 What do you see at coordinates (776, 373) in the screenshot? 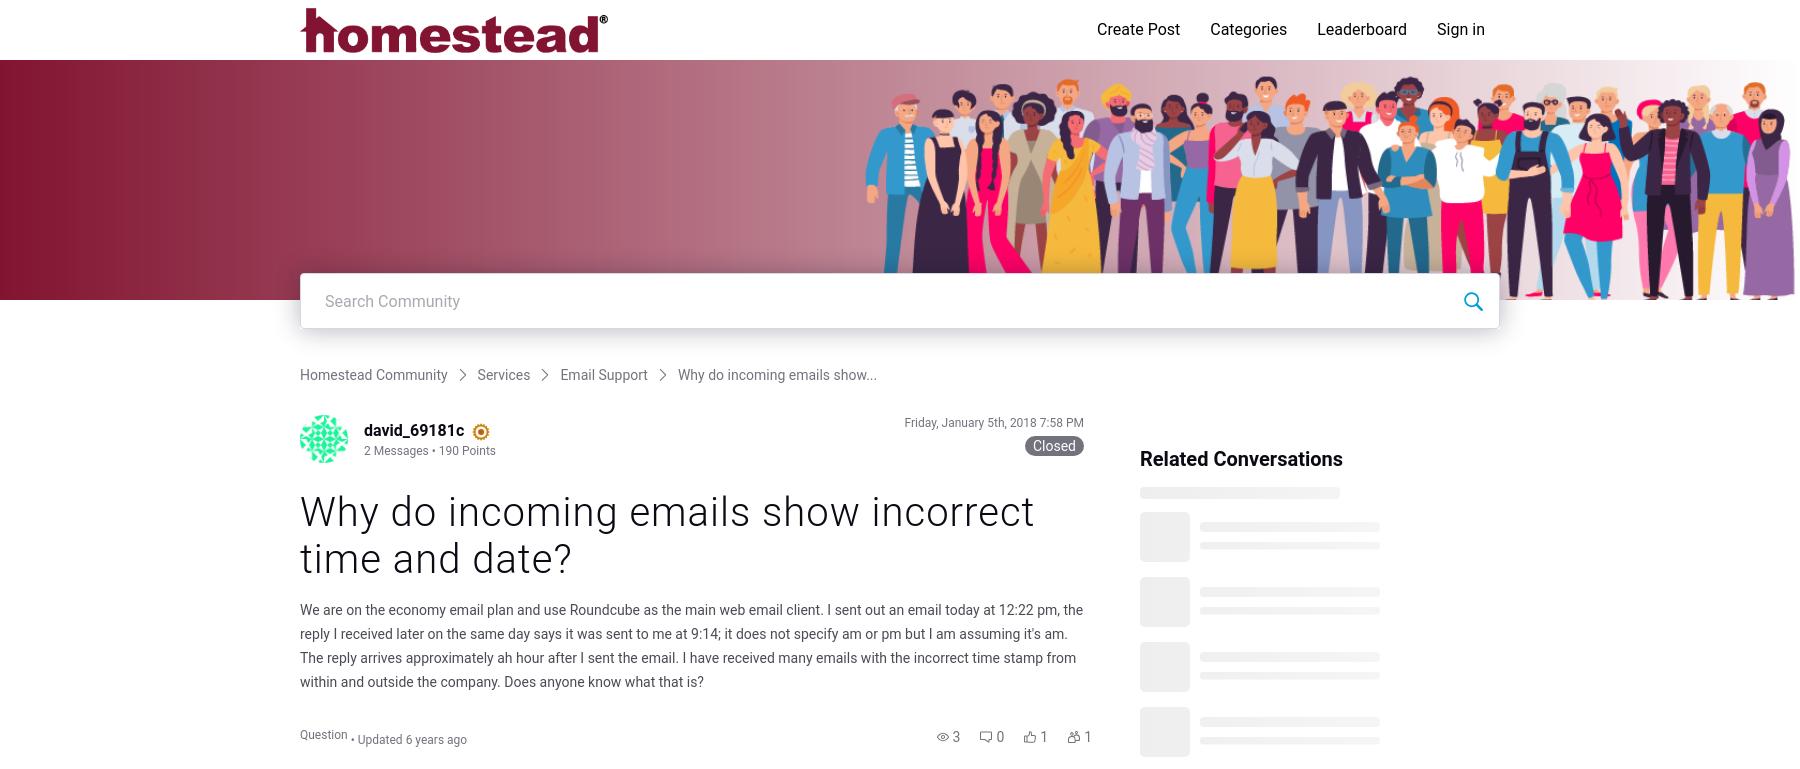
I see `'Why do incoming emails show...'` at bounding box center [776, 373].